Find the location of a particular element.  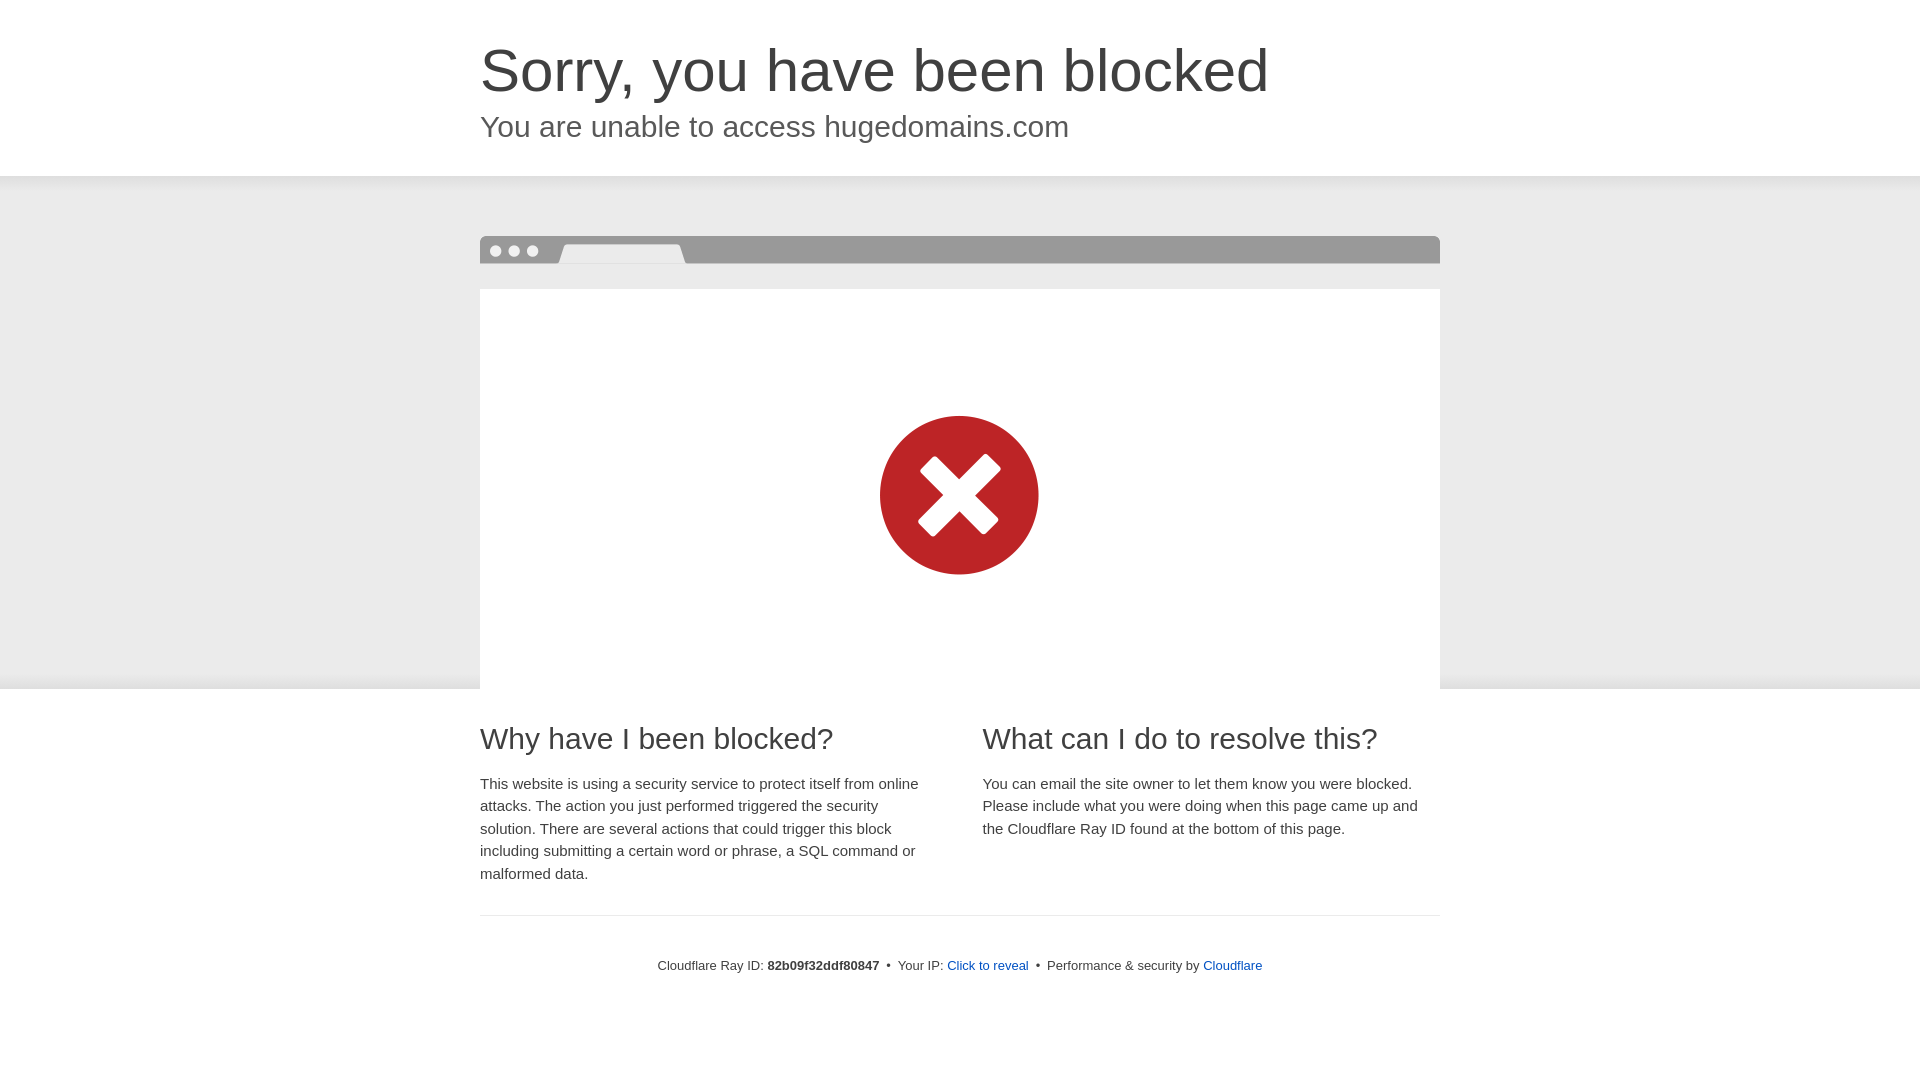

'Click to reveal' is located at coordinates (988, 964).